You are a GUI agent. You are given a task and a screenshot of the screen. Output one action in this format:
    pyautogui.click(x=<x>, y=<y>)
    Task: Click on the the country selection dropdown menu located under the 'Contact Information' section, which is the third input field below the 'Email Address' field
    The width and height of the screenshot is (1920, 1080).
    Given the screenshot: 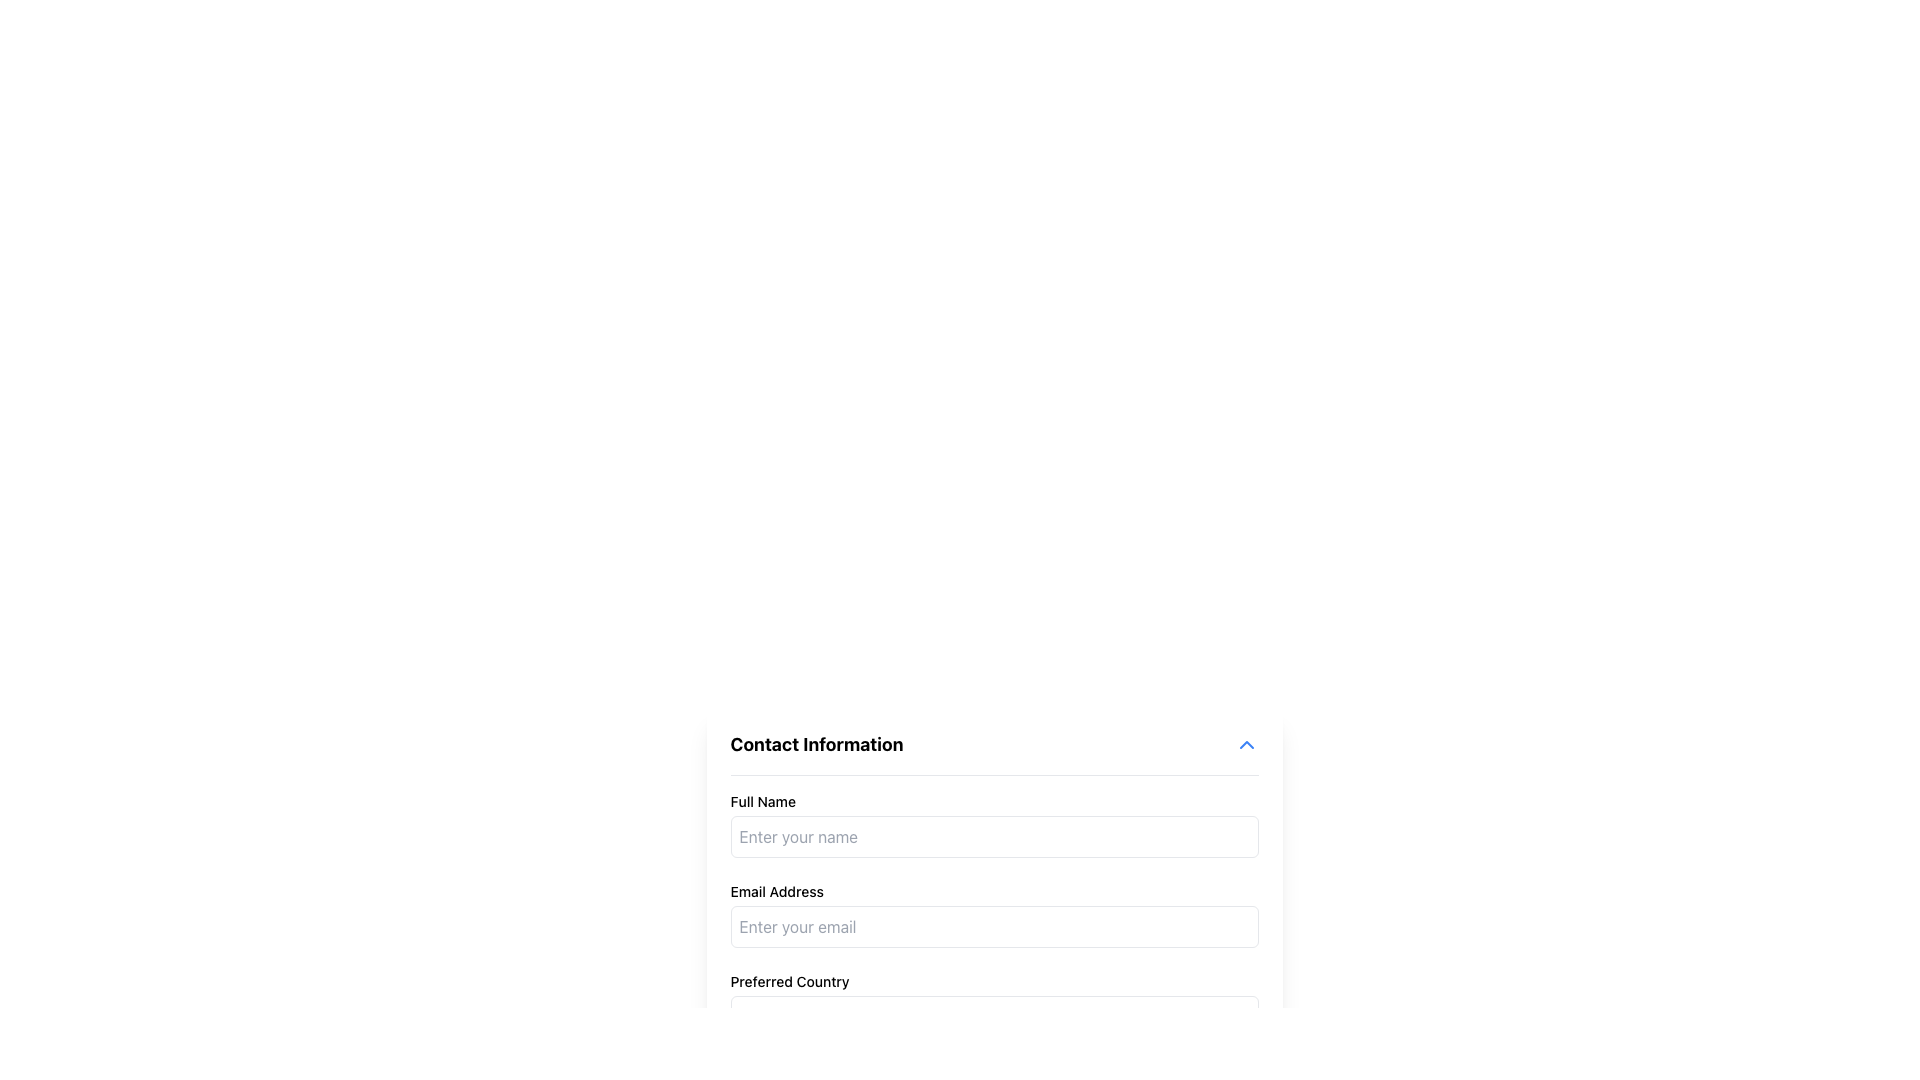 What is the action you would take?
    pyautogui.click(x=994, y=1002)
    